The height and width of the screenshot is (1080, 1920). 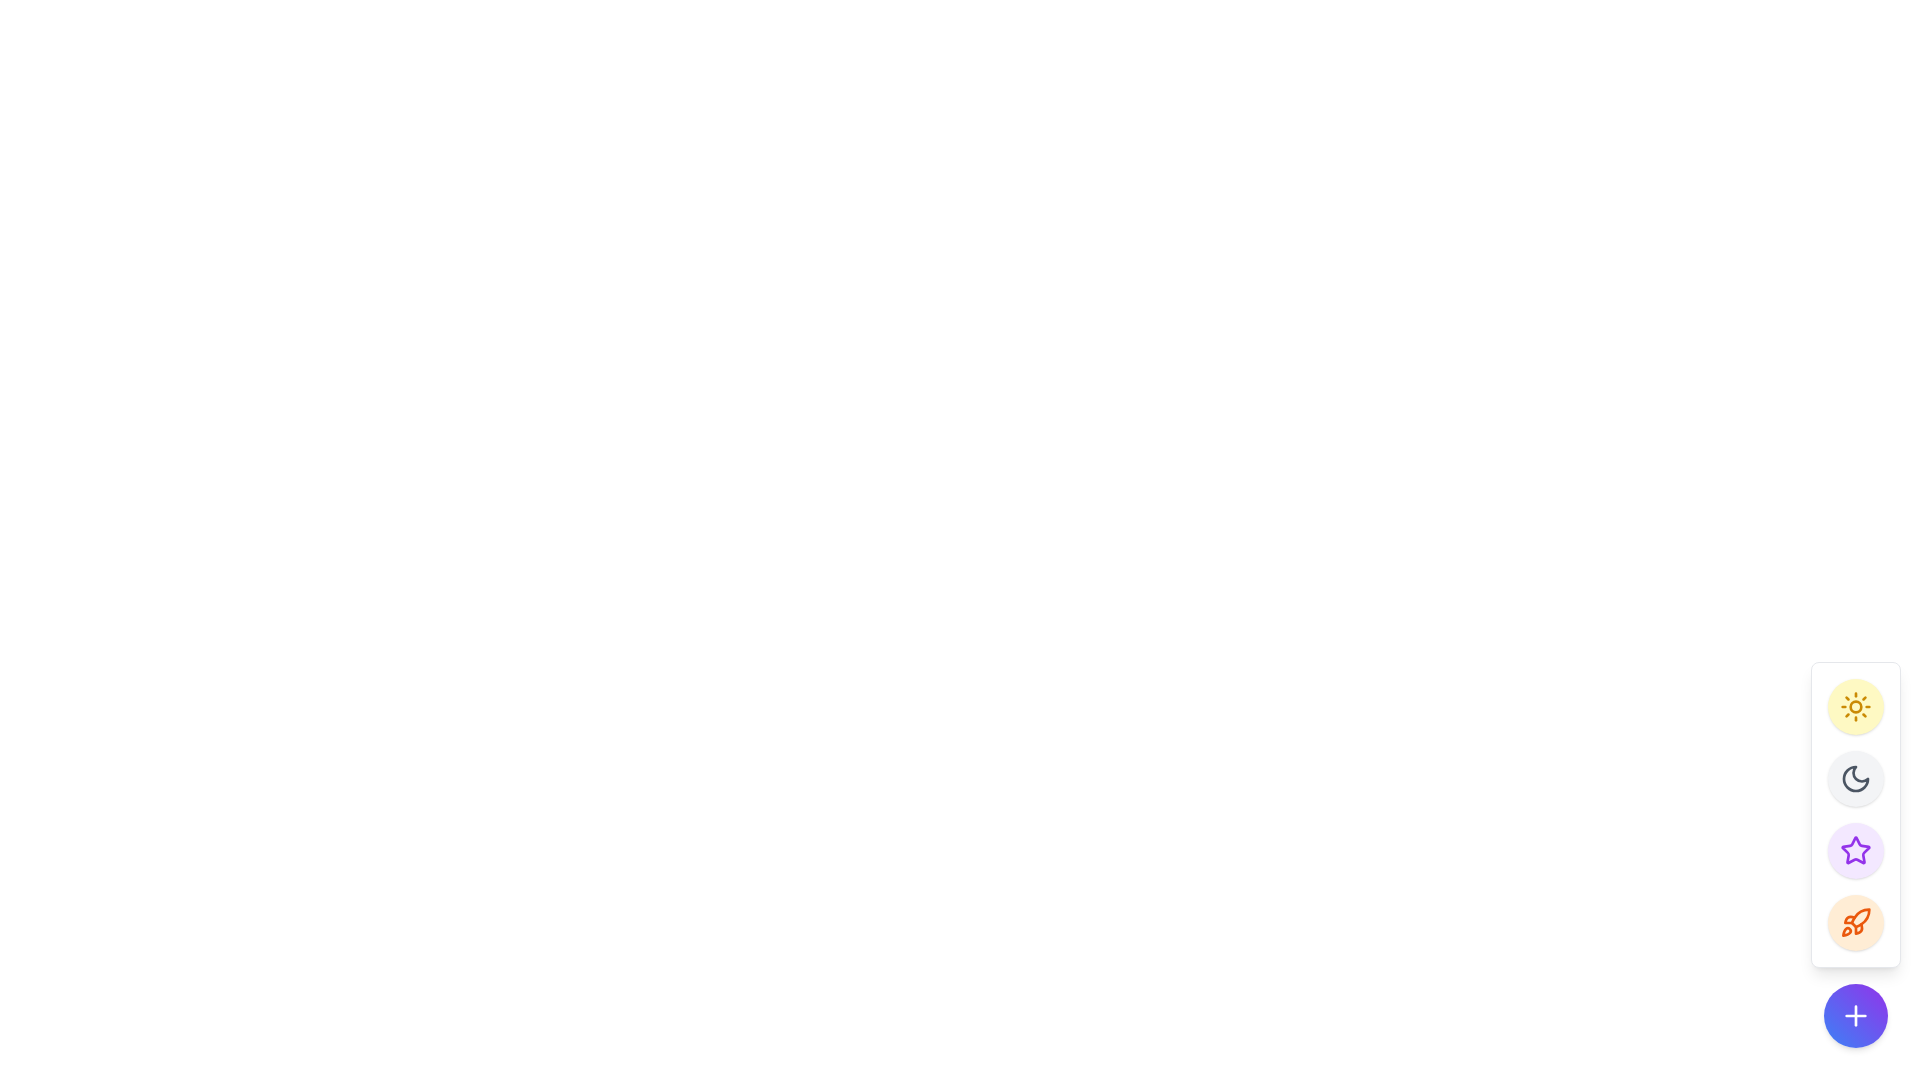 What do you see at coordinates (1855, 922) in the screenshot?
I see `the circular button with an orange background and a rocket-shaped icon for keyboard interaction` at bounding box center [1855, 922].